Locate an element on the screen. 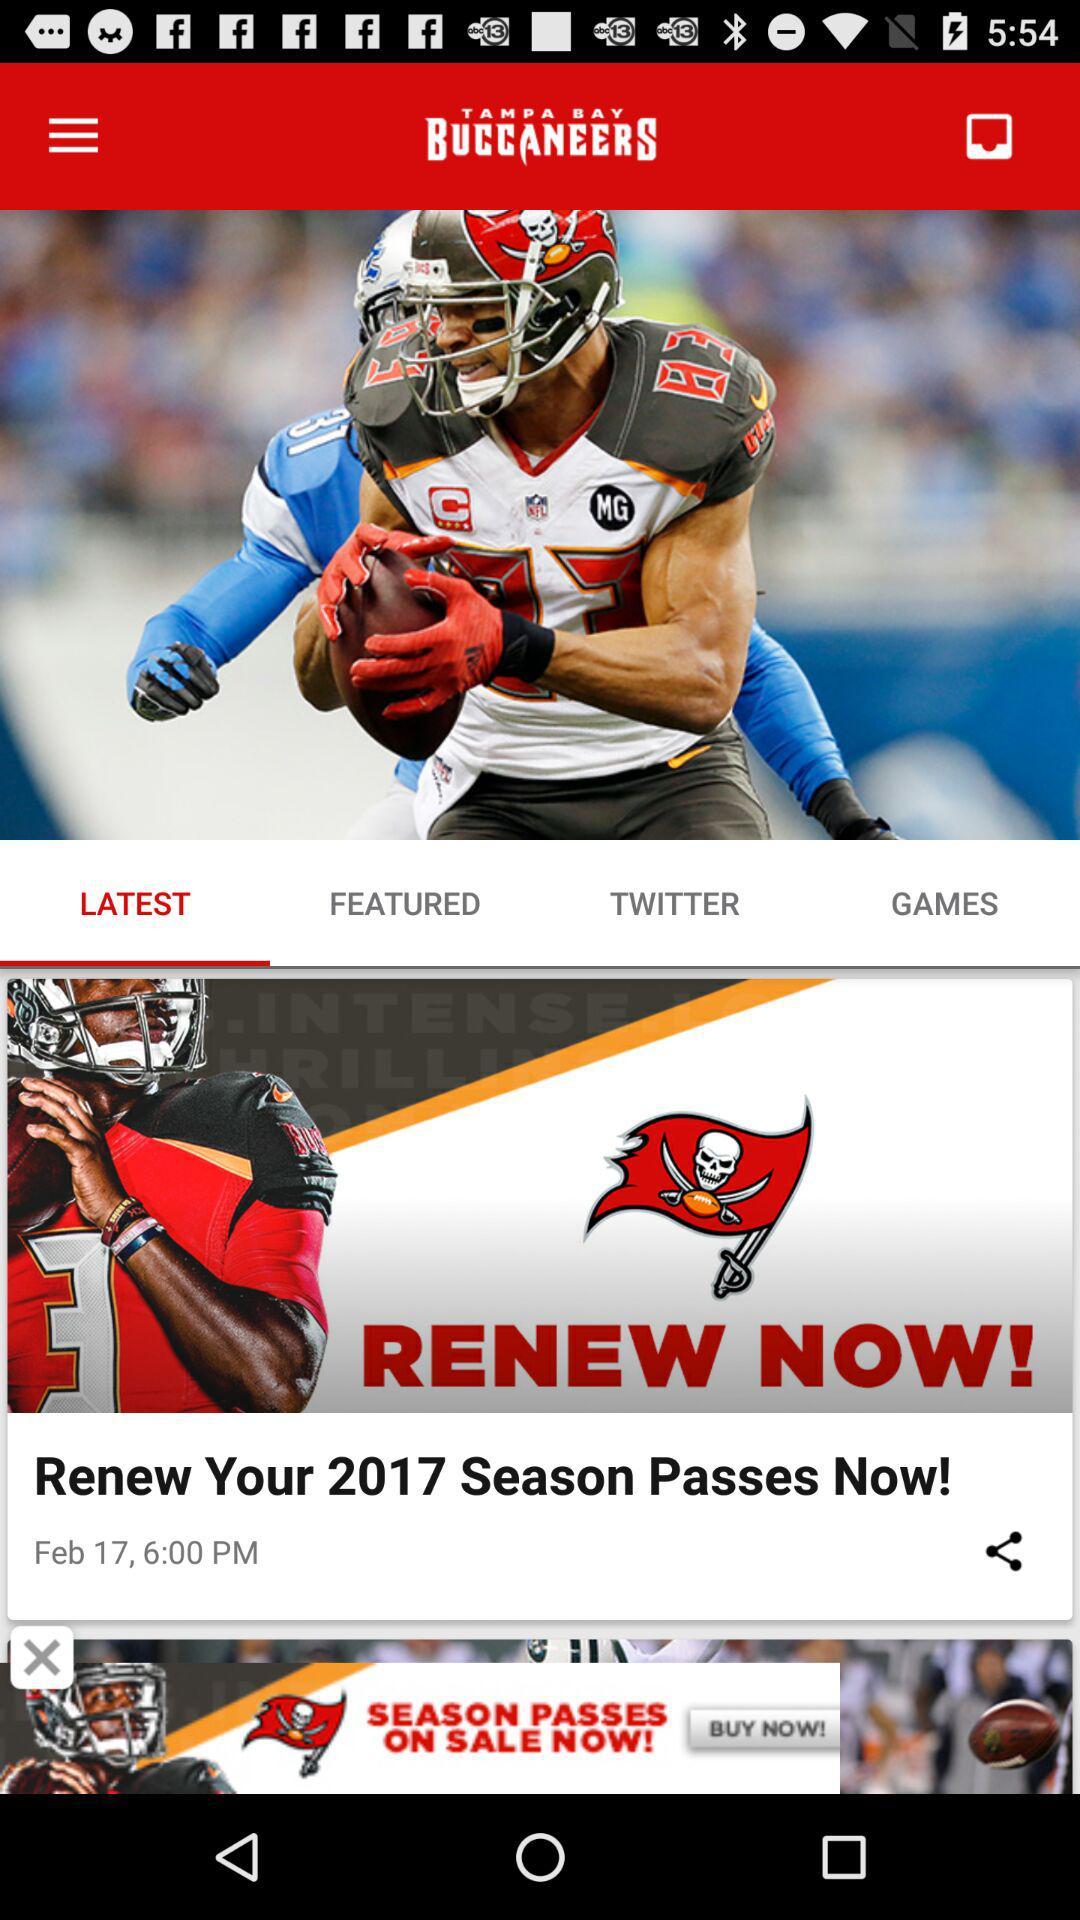 This screenshot has width=1080, height=1920. the item below the renew your 2017 item is located at coordinates (1003, 1550).